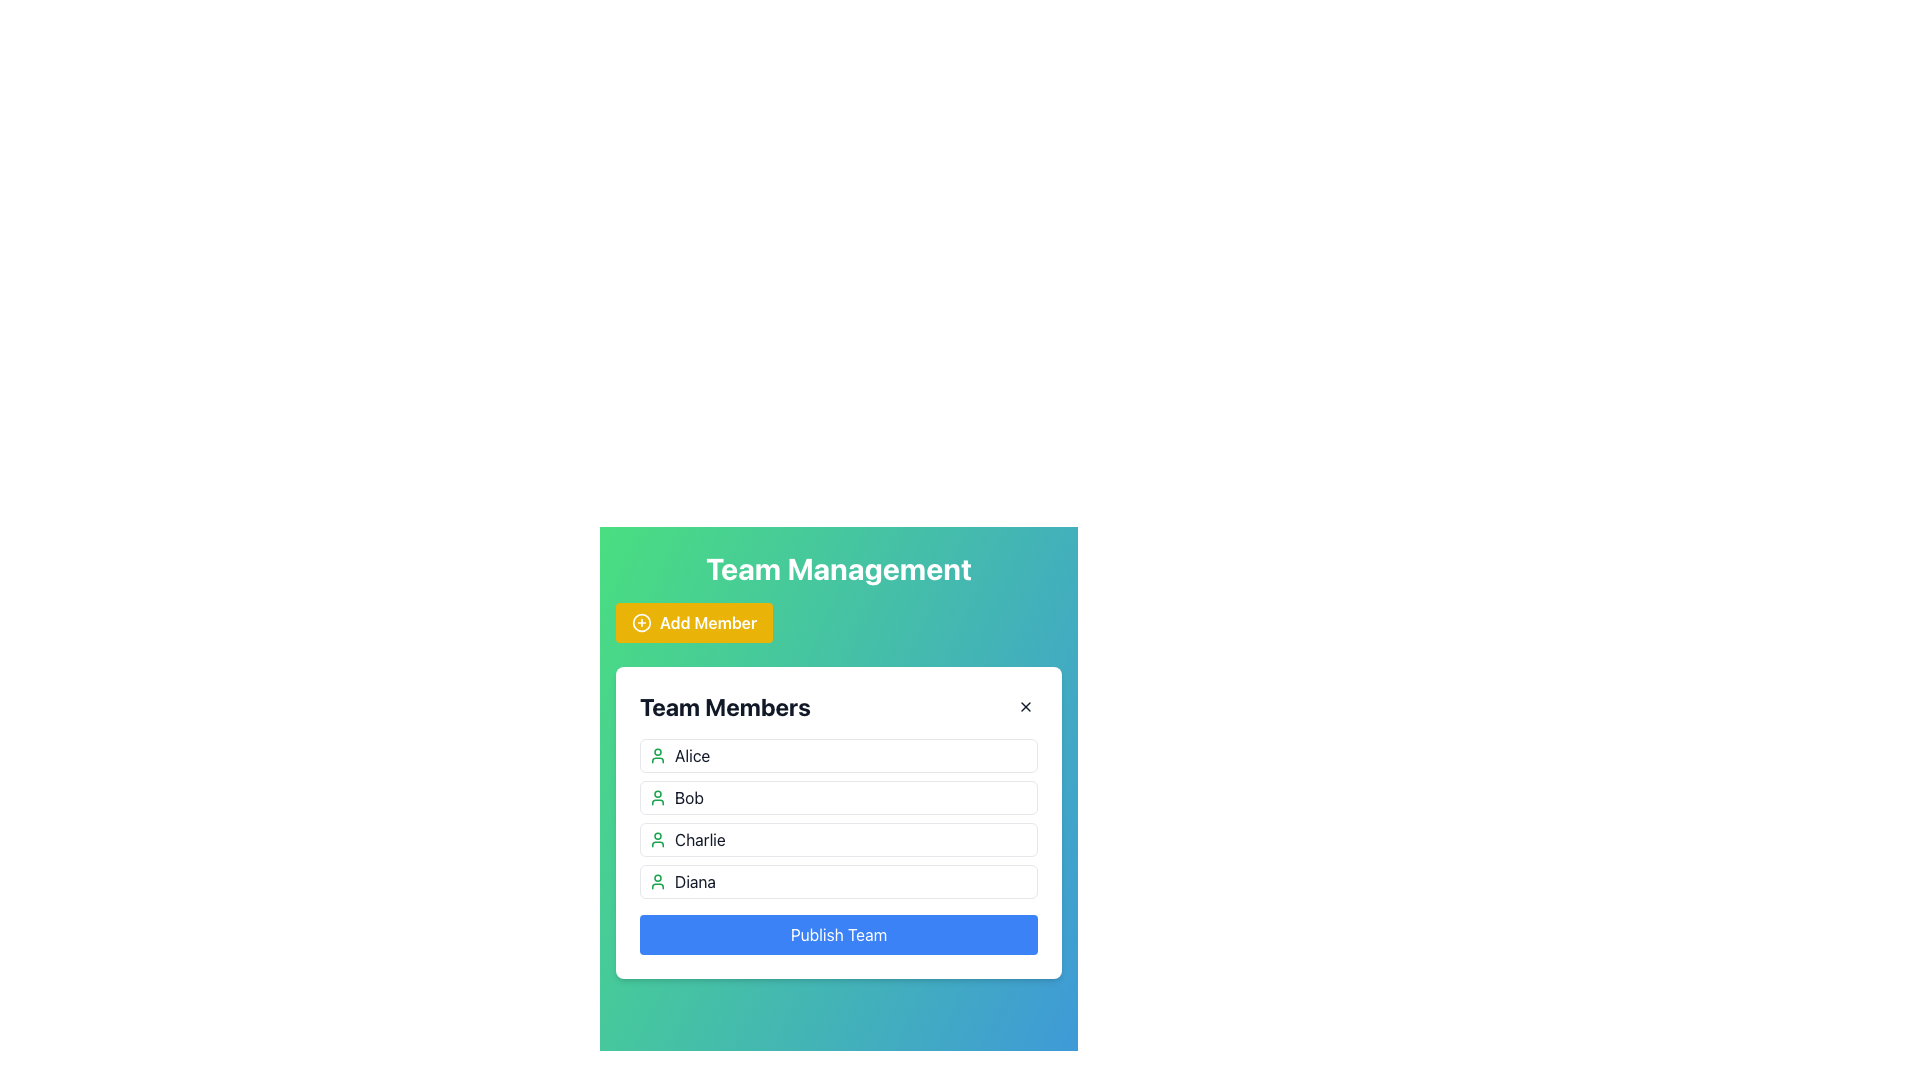  What do you see at coordinates (1026, 705) in the screenshot?
I see `the close icon located in the top-right corner of the 'Team Members' section to trigger a tool-tip` at bounding box center [1026, 705].